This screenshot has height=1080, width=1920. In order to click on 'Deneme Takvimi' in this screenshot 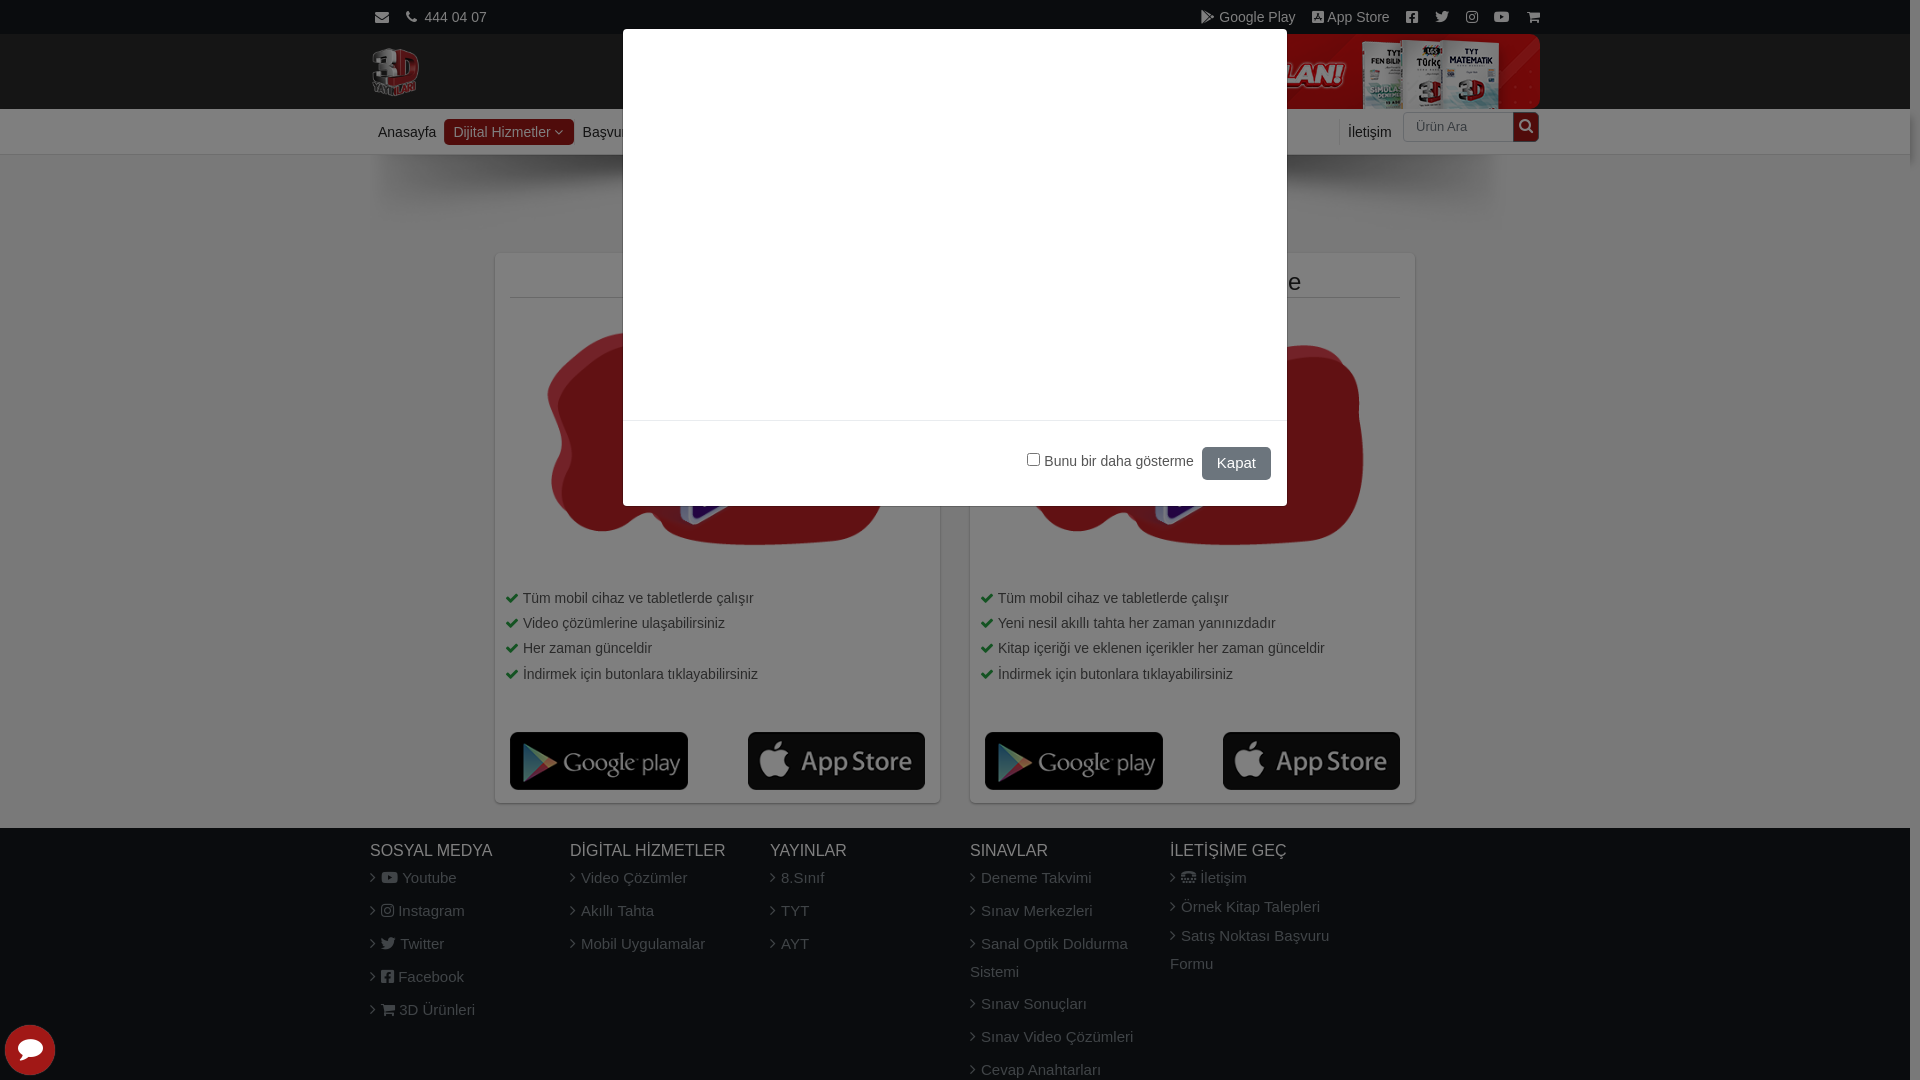, I will do `click(1031, 876)`.